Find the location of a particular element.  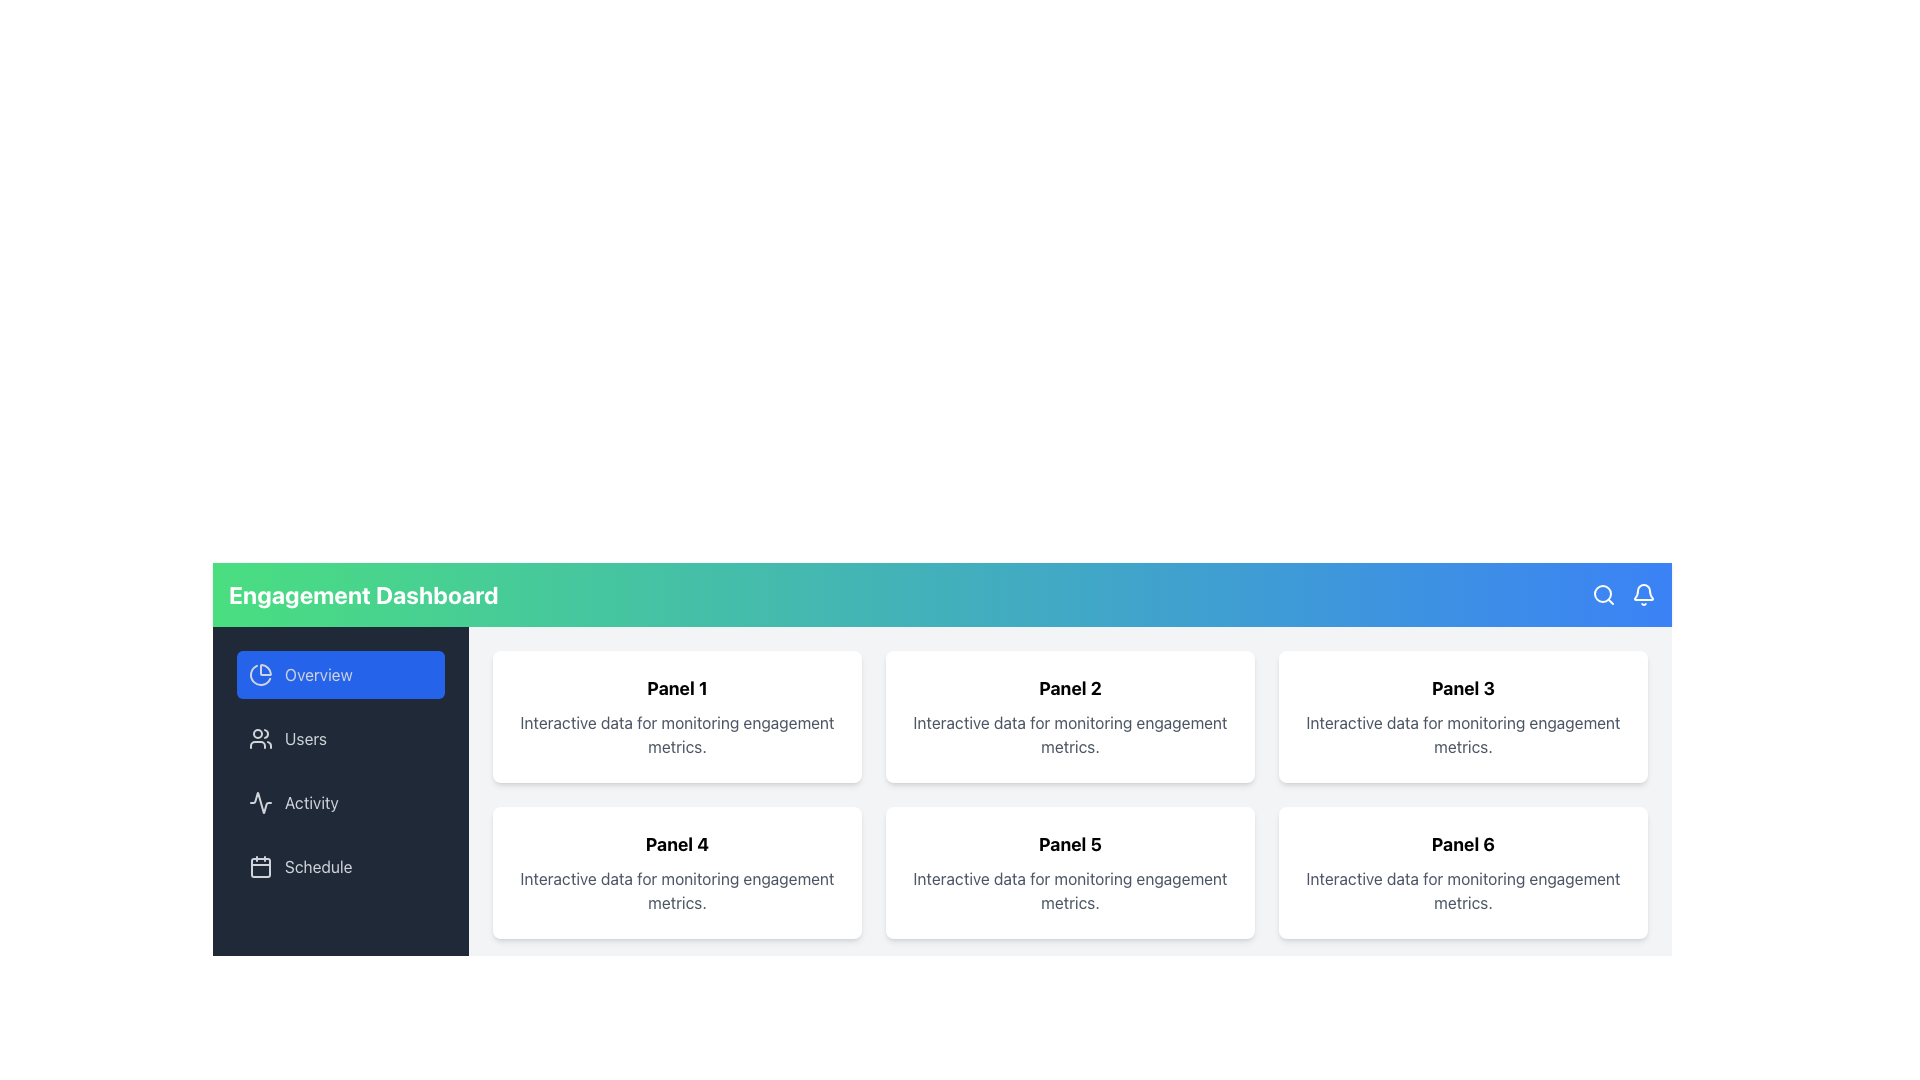

the second segment of the pie chart icon in the 'Overview' section of the left-hand navigation bar is located at coordinates (259, 675).